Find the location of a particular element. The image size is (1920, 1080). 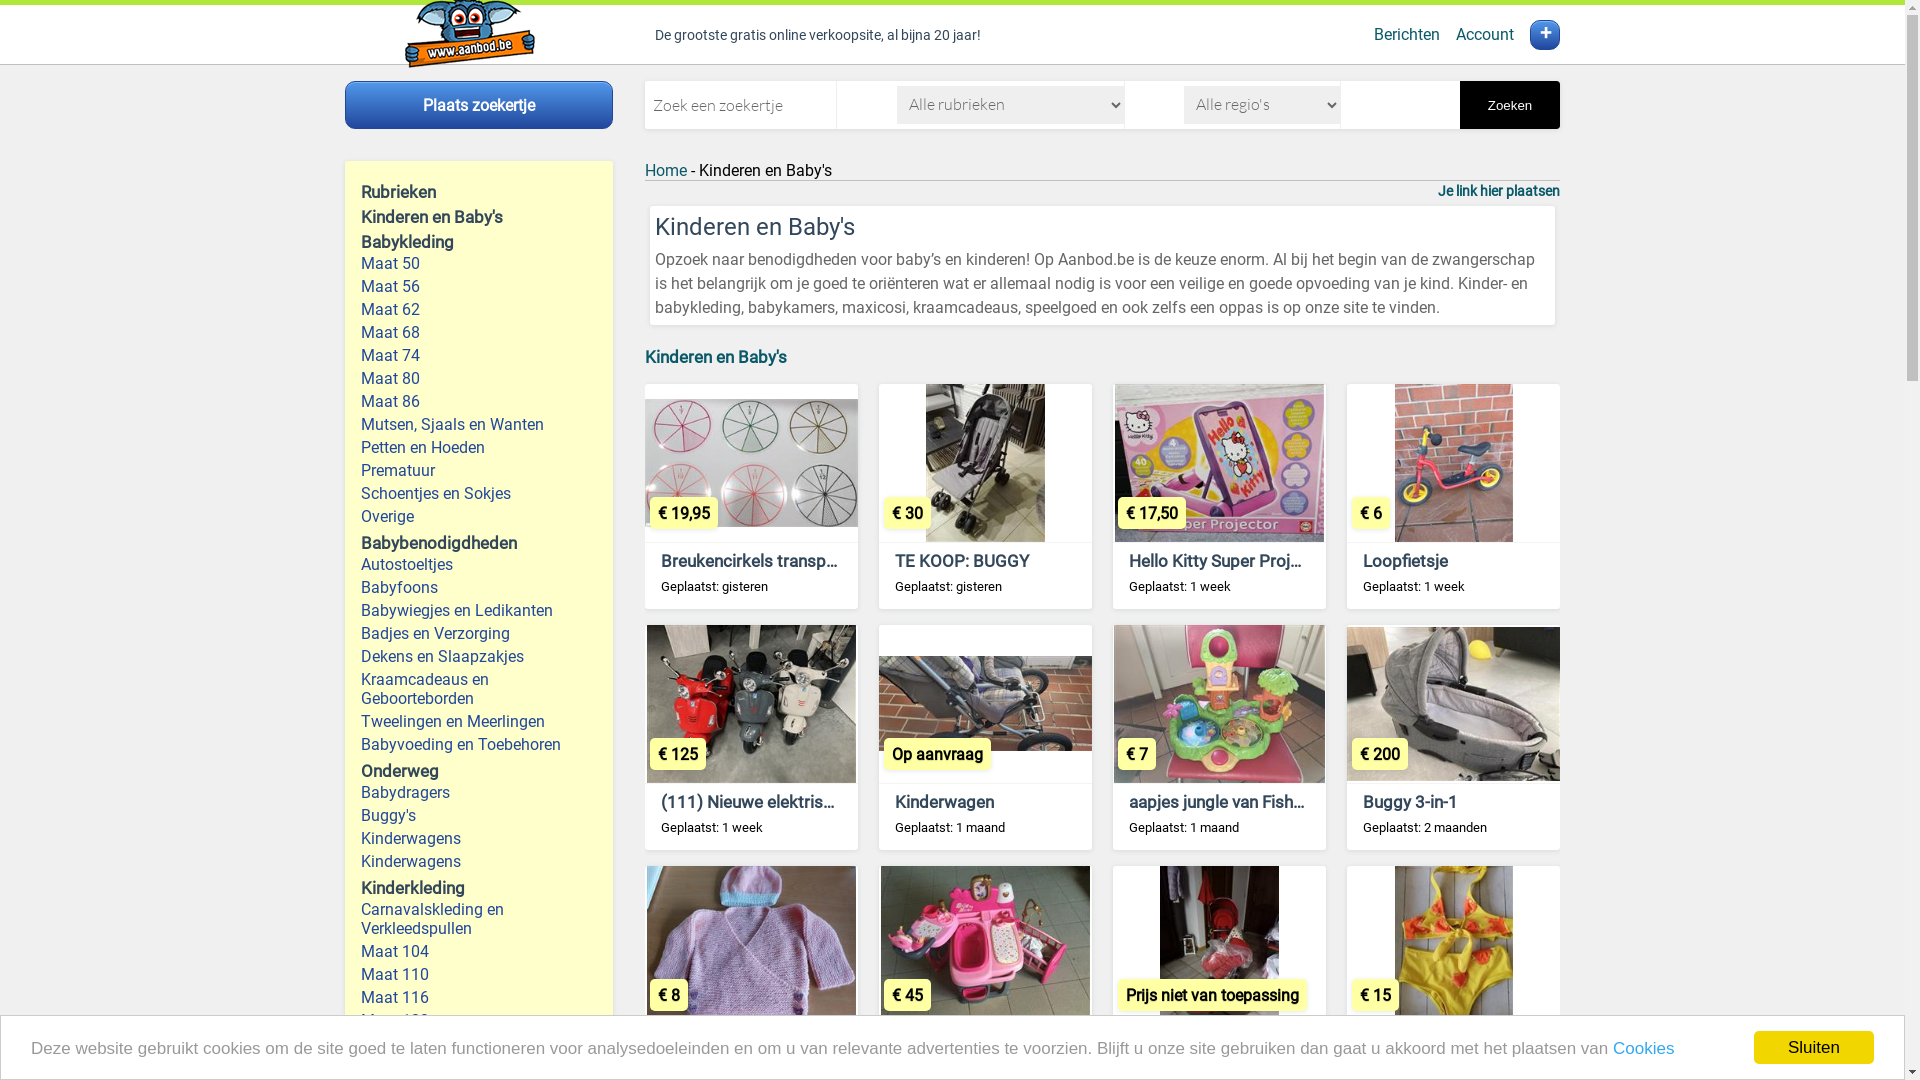

'Babywiegjes en Ledikanten' is located at coordinates (478, 609).